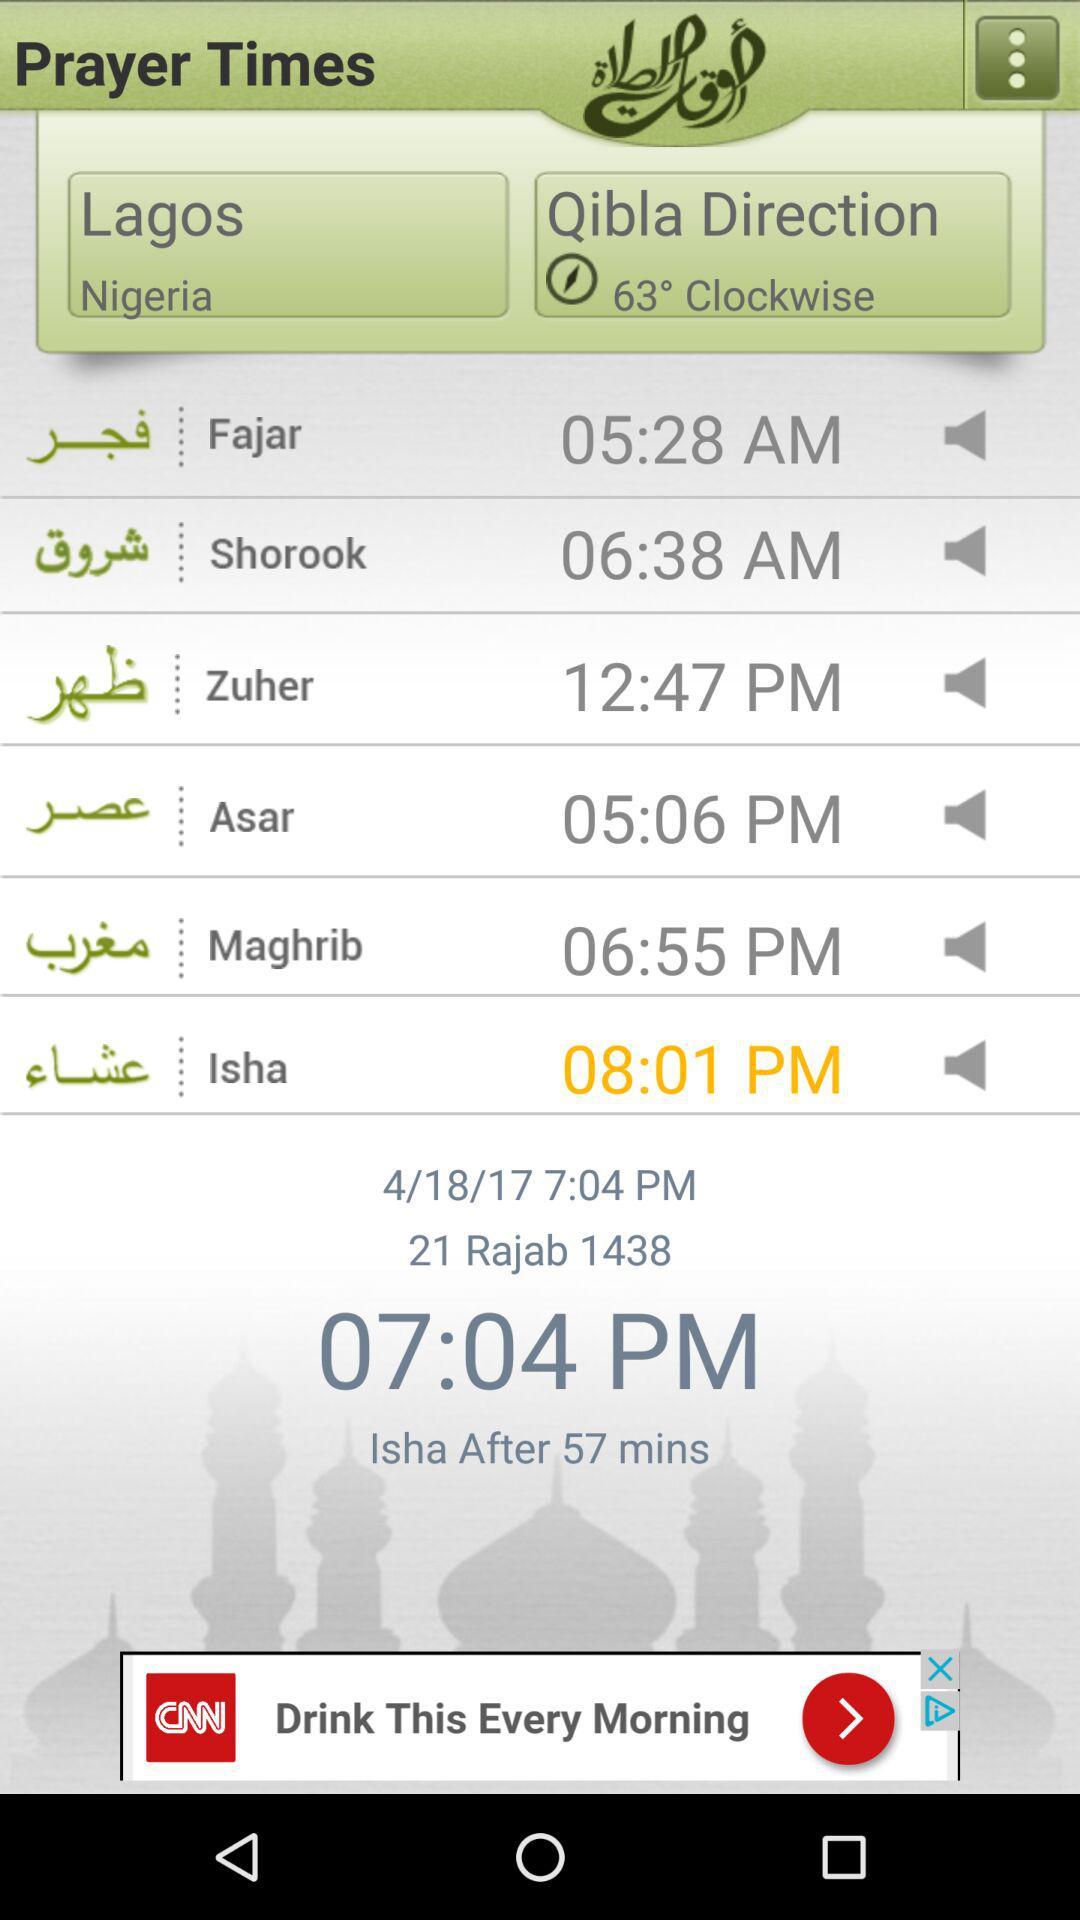 The width and height of the screenshot is (1080, 1920). Describe the element at coordinates (981, 1066) in the screenshot. I see `adjust volumn button` at that location.